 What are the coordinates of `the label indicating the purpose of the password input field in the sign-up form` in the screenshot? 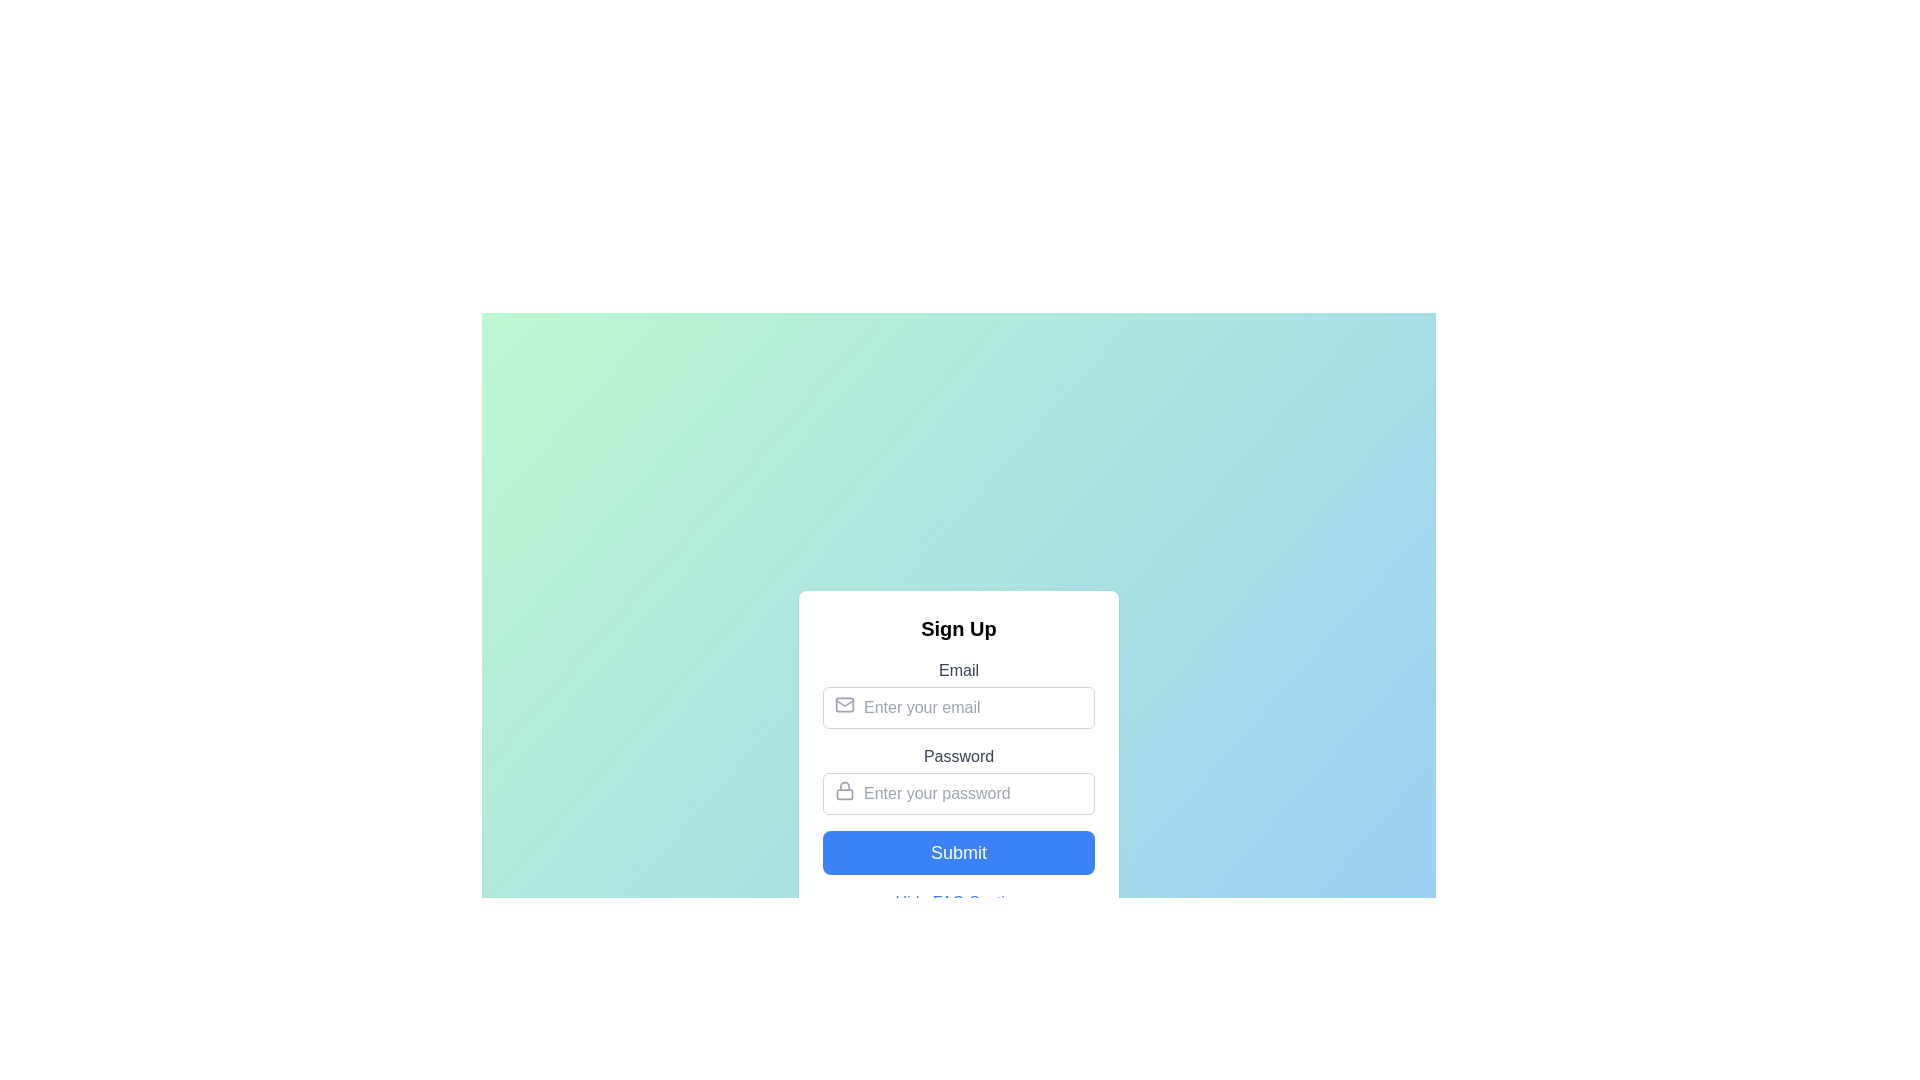 It's located at (958, 756).